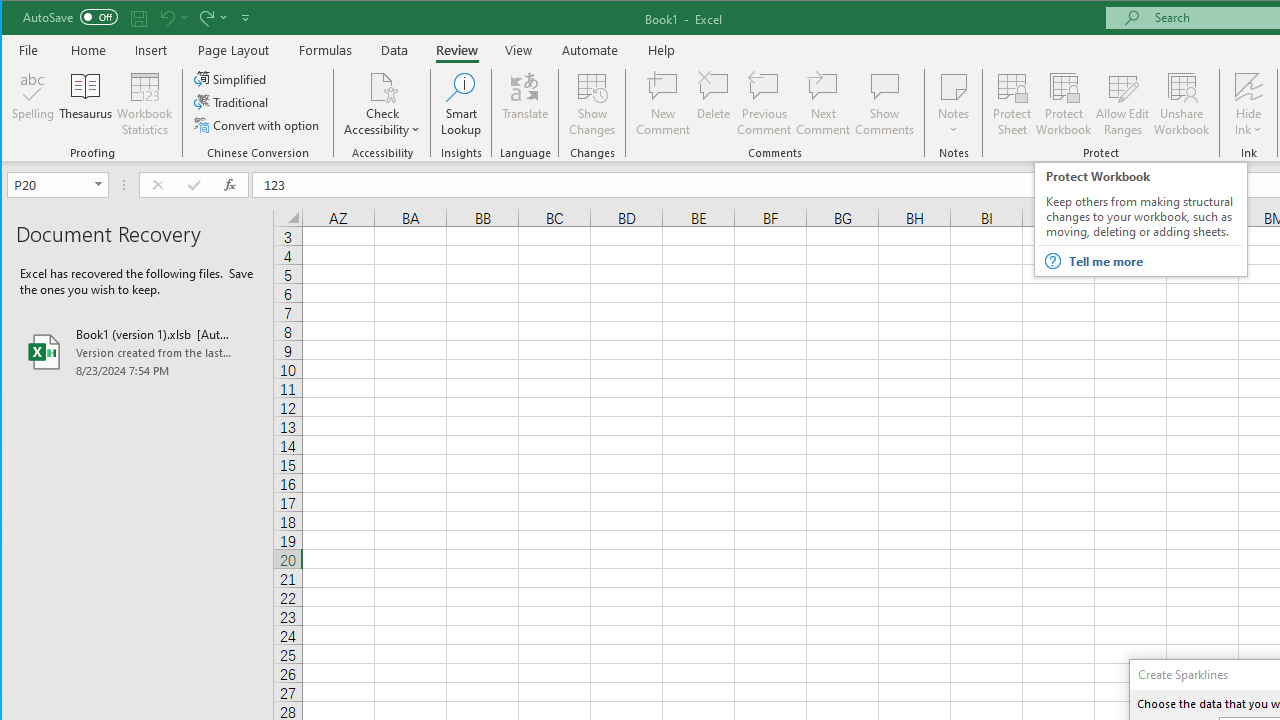 This screenshot has height=720, width=1280. Describe the element at coordinates (1063, 104) in the screenshot. I see `'Protect Workbook...'` at that location.